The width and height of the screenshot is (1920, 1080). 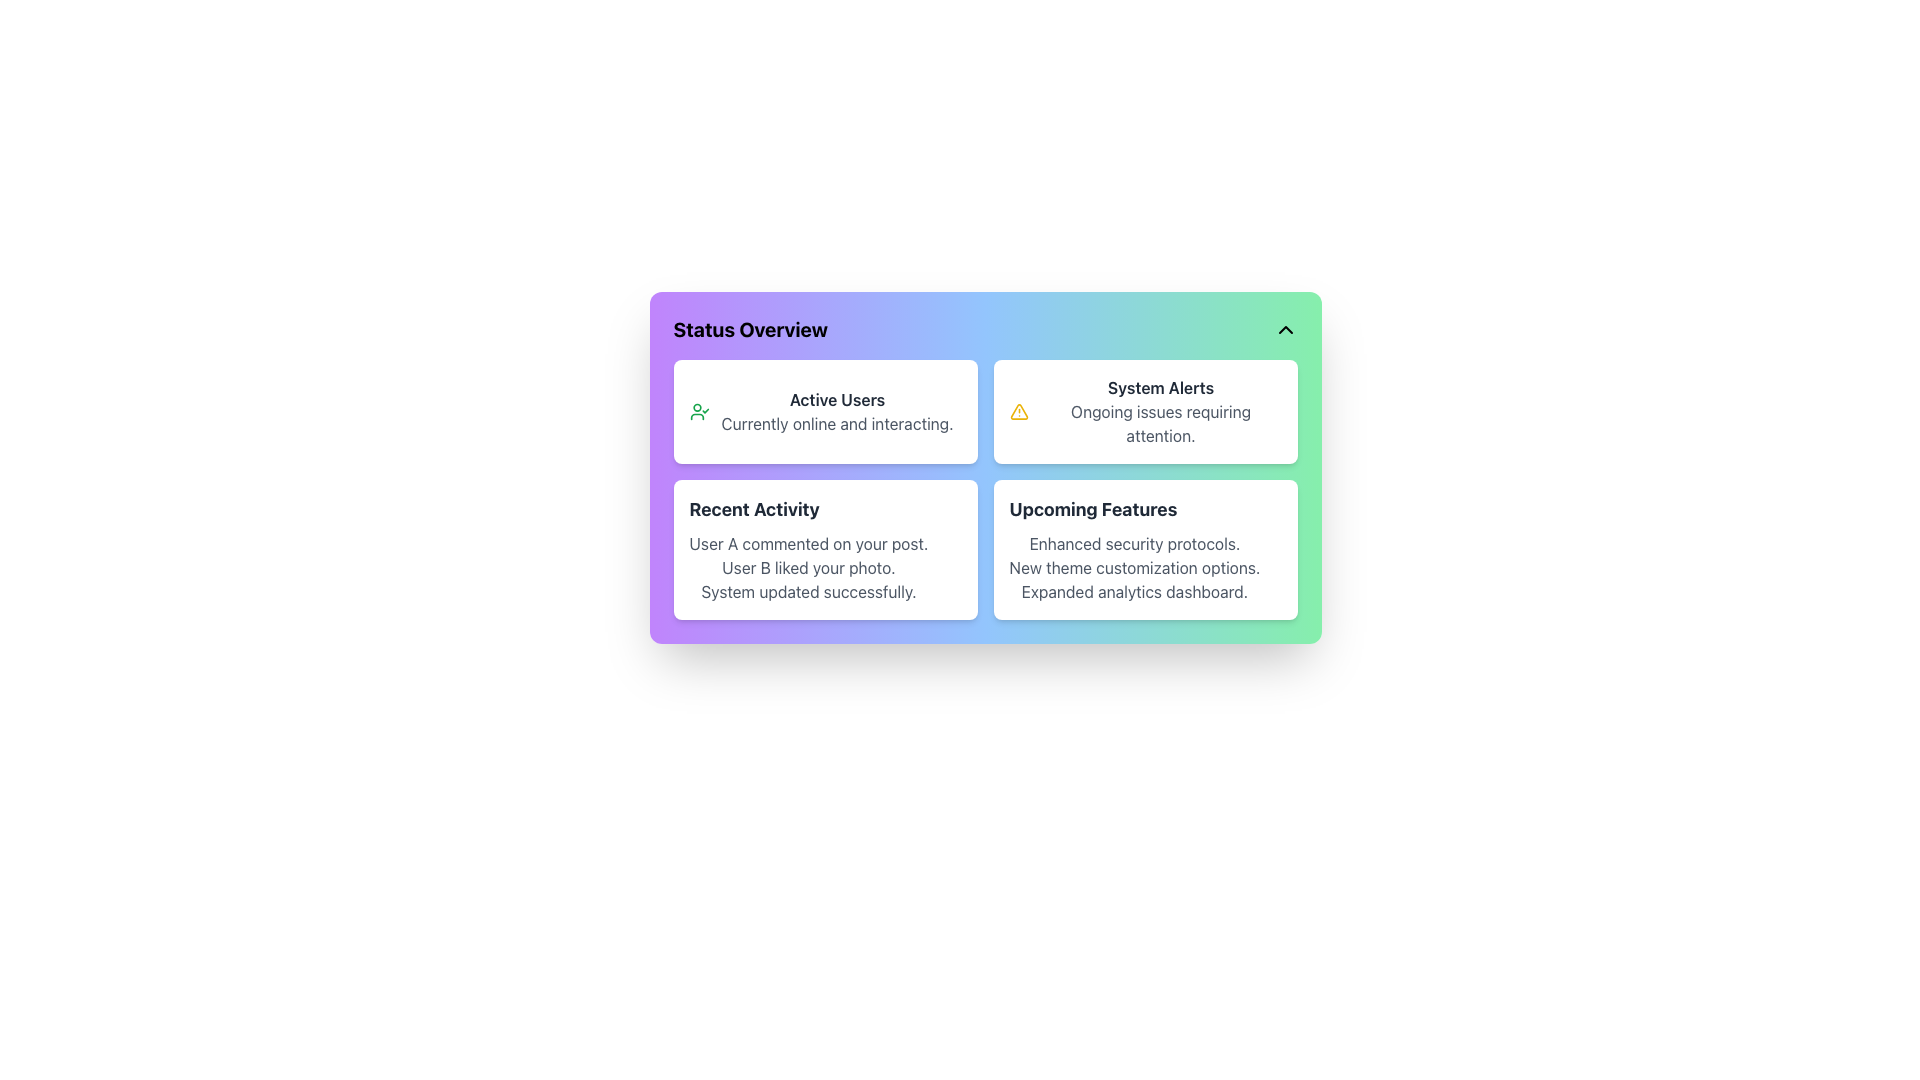 What do you see at coordinates (753, 508) in the screenshot?
I see `the 'Recent Activity' static text label styled in bold and large font, located at the top of a white, rounded rectangle card in the bottom-left quadrant of the layout` at bounding box center [753, 508].